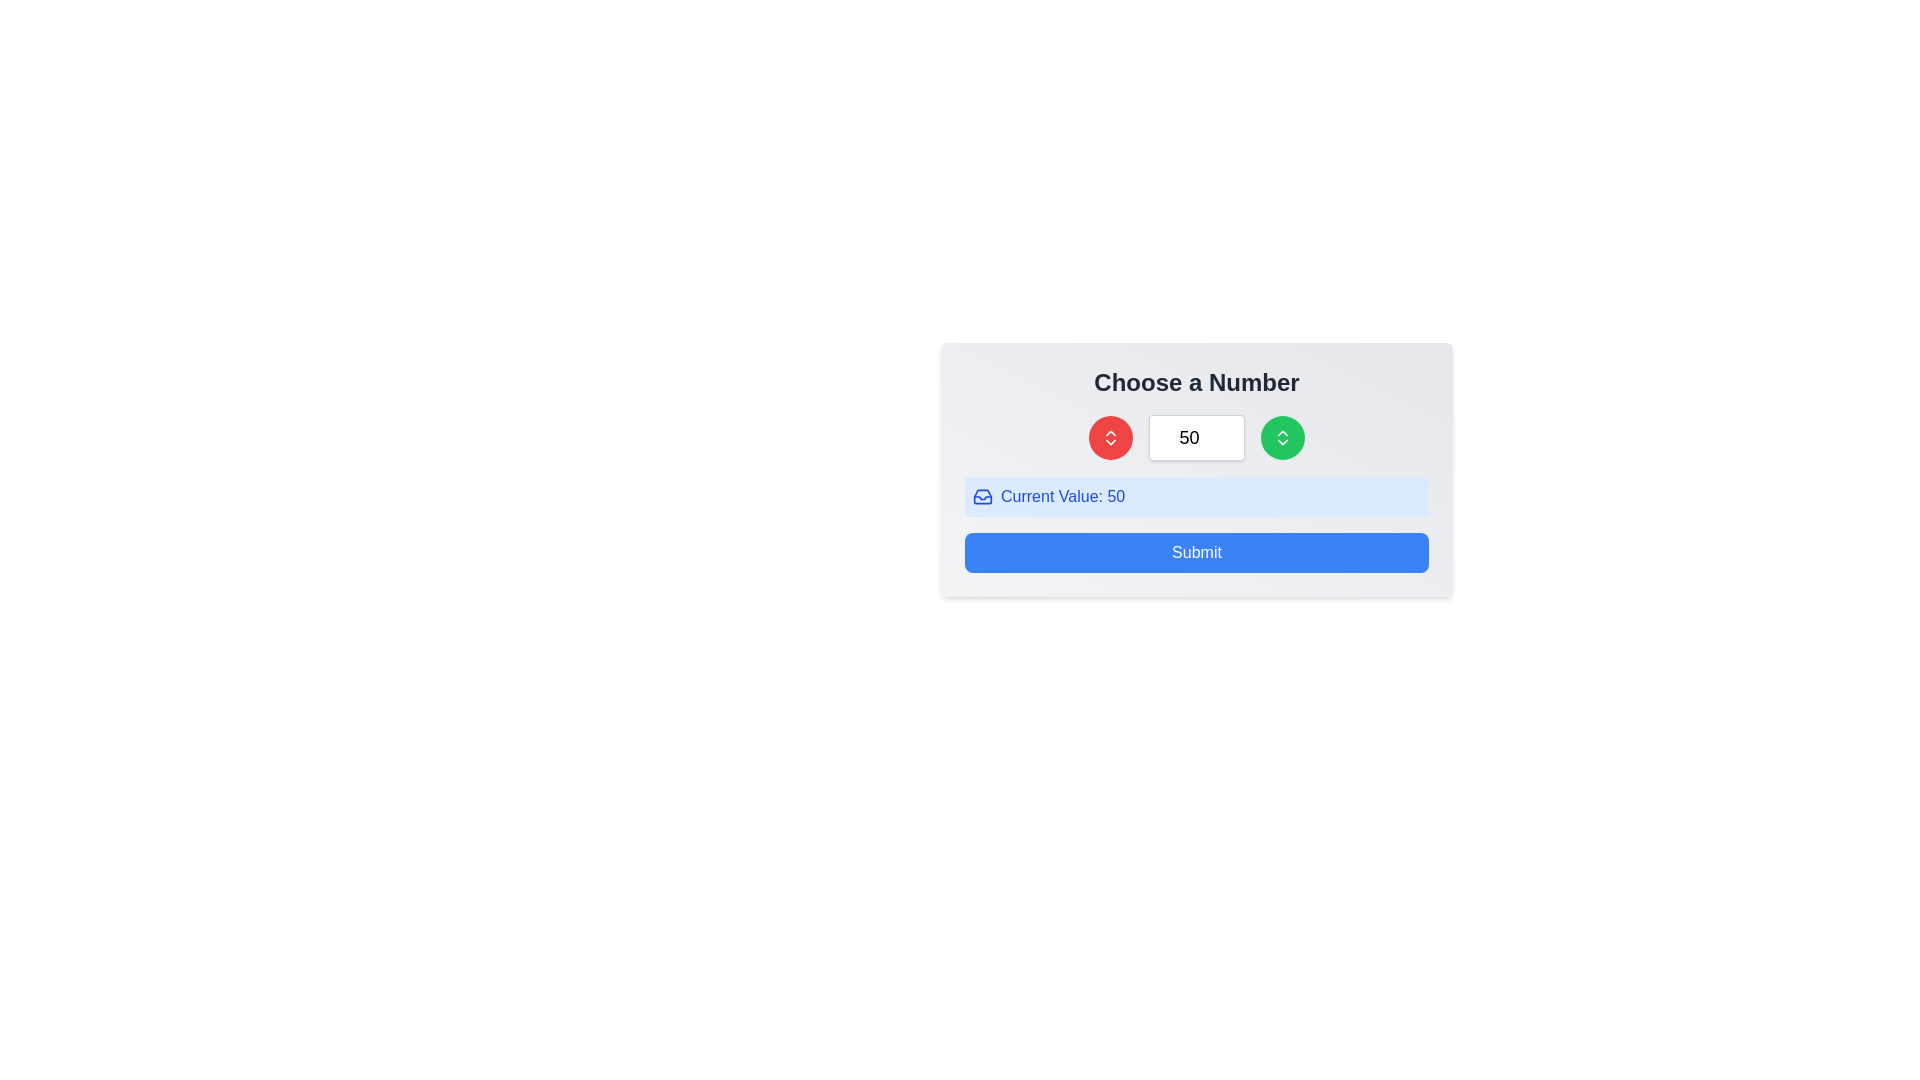 Image resolution: width=1920 pixels, height=1080 pixels. Describe the element at coordinates (983, 496) in the screenshot. I see `the icon located on the far left of the text 'Current Value: 50', which serves as a visual cue for the value presented` at that location.